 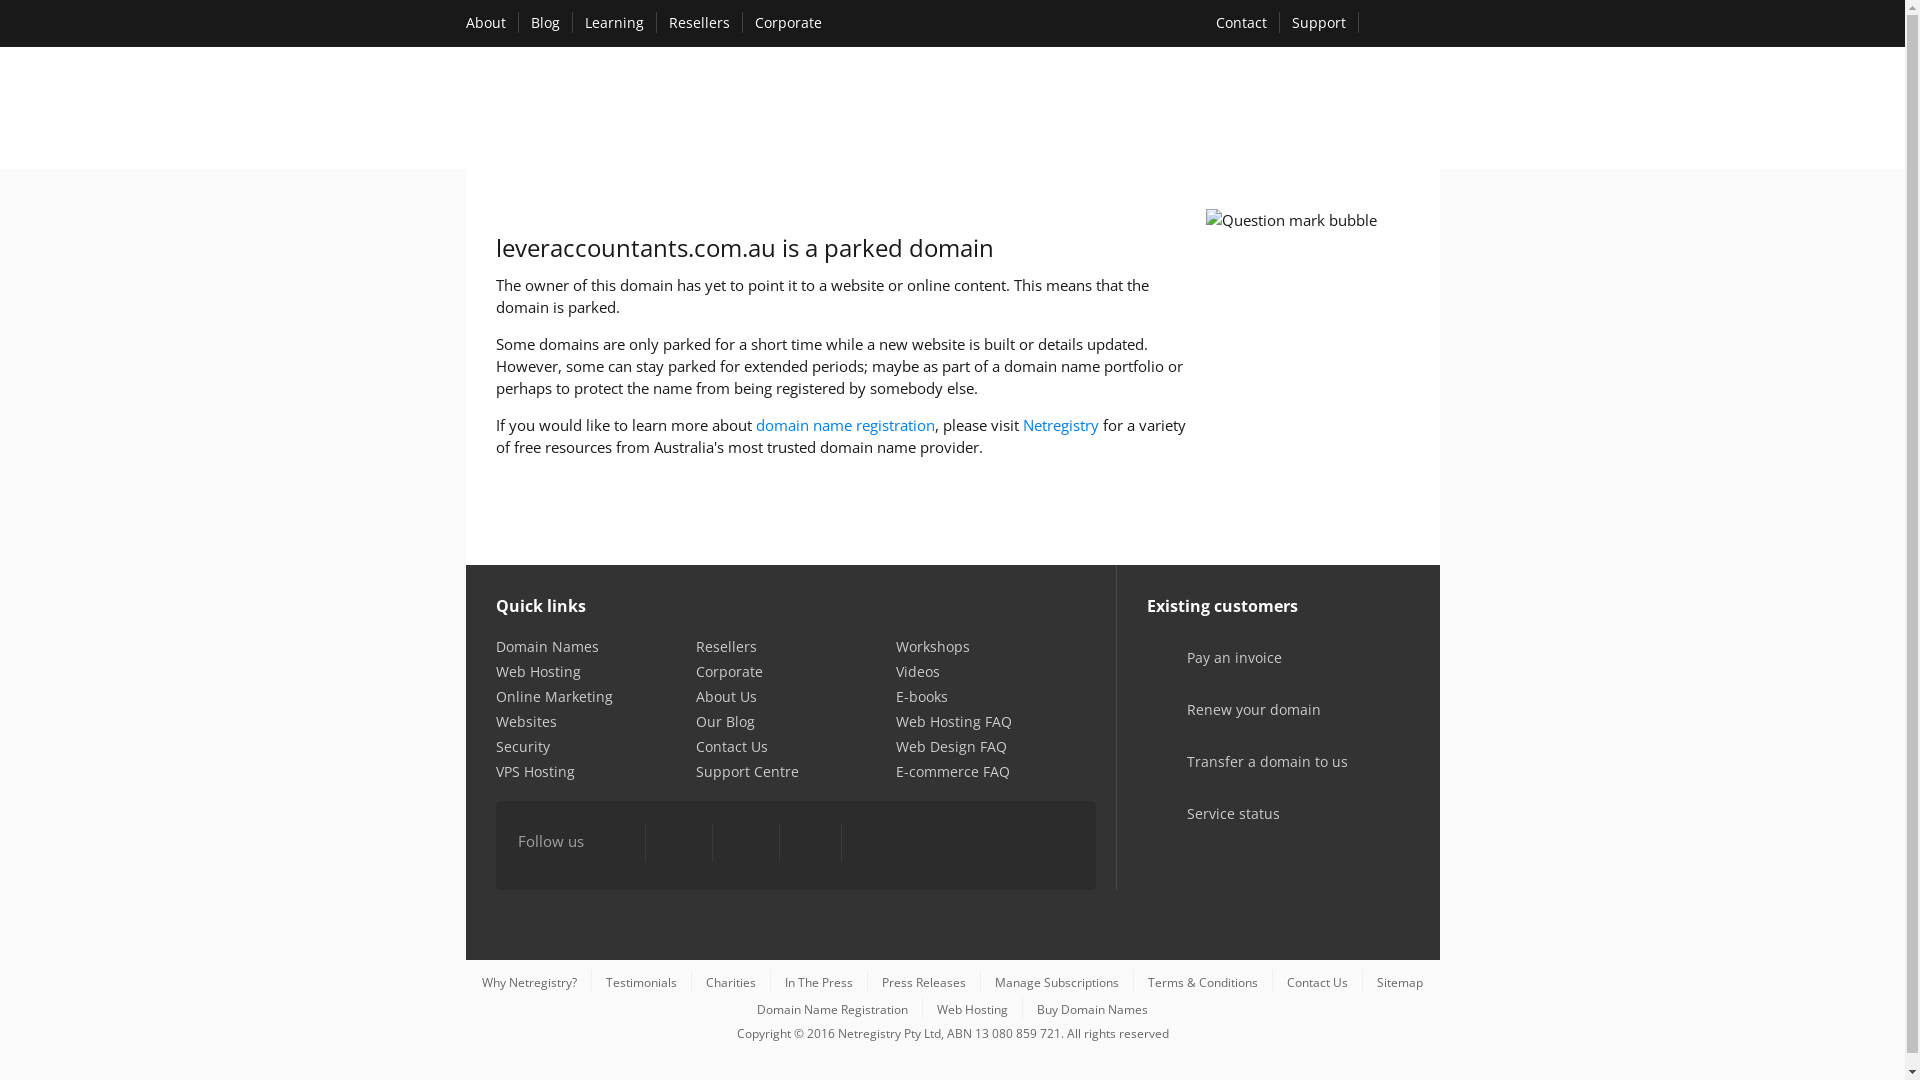 I want to click on 'Corporate', so click(x=728, y=671).